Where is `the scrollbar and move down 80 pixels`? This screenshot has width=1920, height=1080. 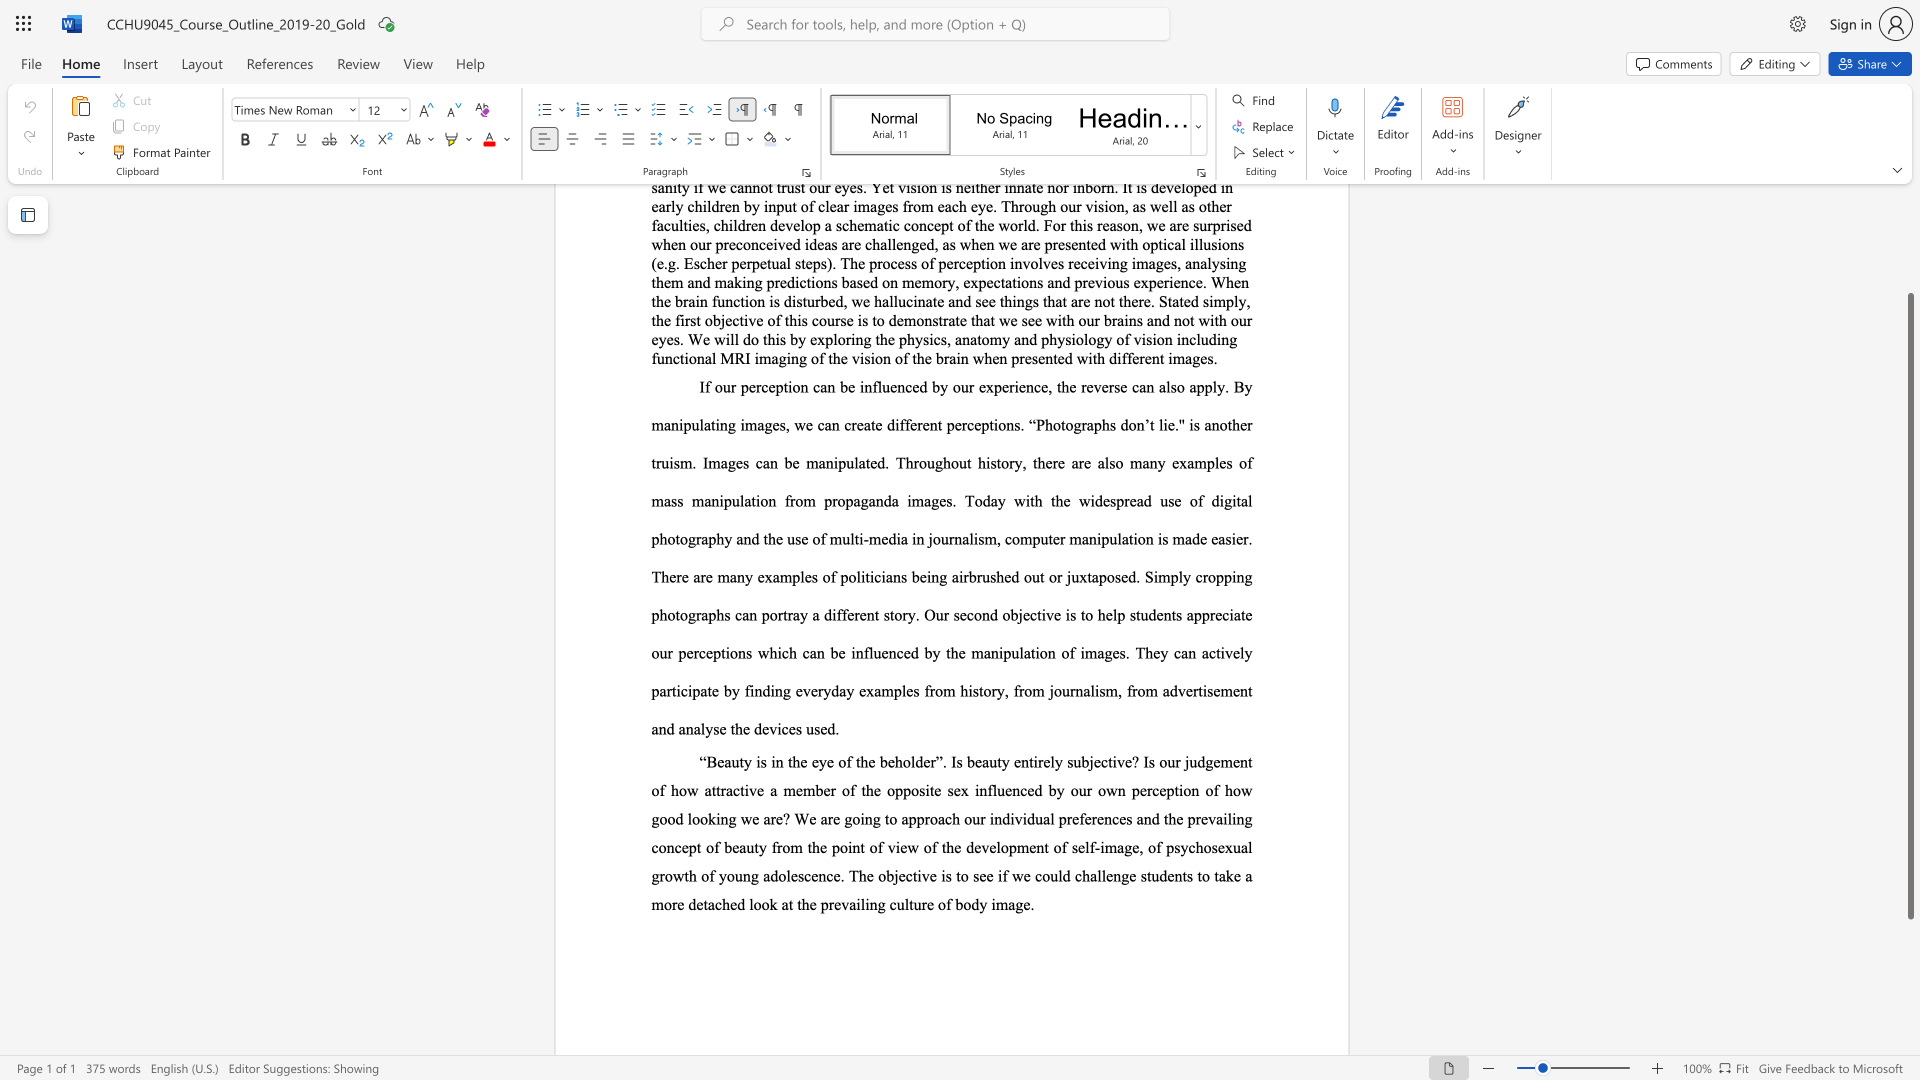 the scrollbar and move down 80 pixels is located at coordinates (1909, 605).